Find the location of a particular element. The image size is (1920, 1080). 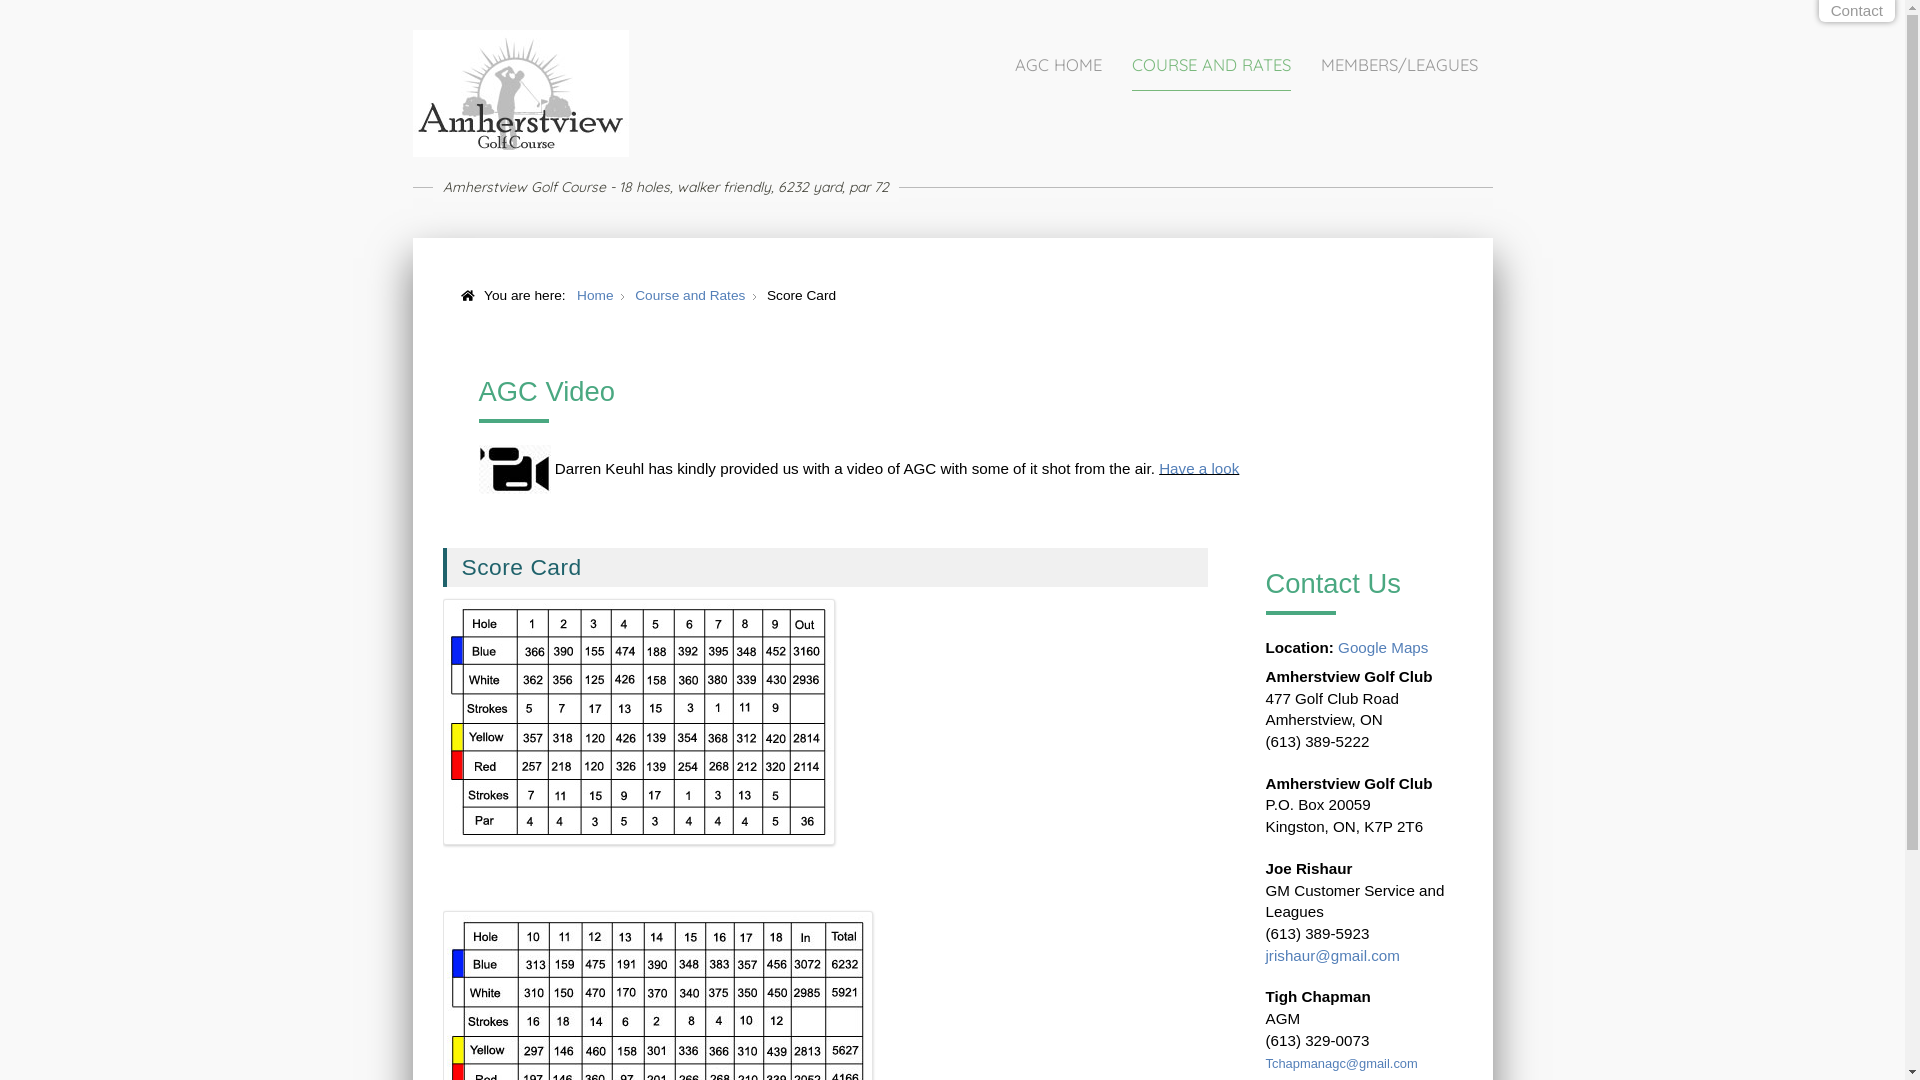

'Score Card' is located at coordinates (522, 567).